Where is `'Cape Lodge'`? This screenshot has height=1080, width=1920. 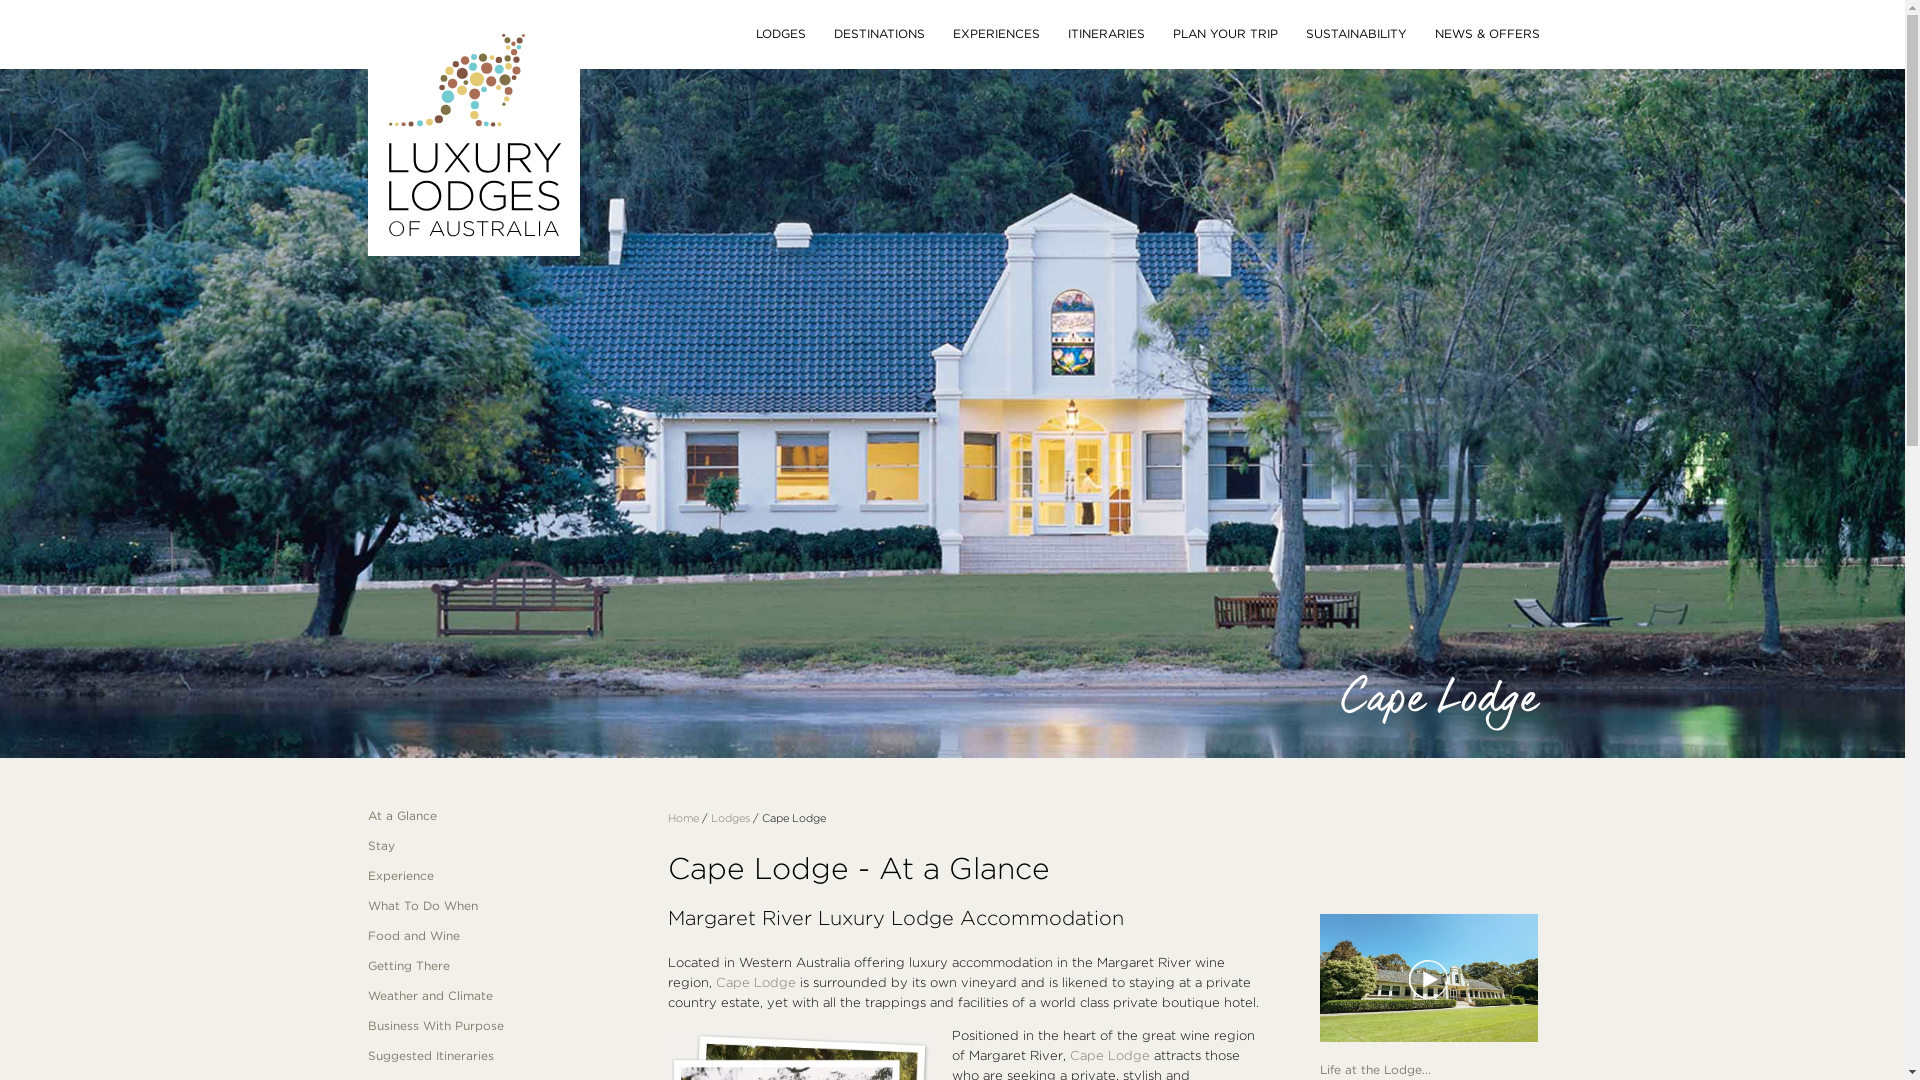 'Cape Lodge' is located at coordinates (755, 981).